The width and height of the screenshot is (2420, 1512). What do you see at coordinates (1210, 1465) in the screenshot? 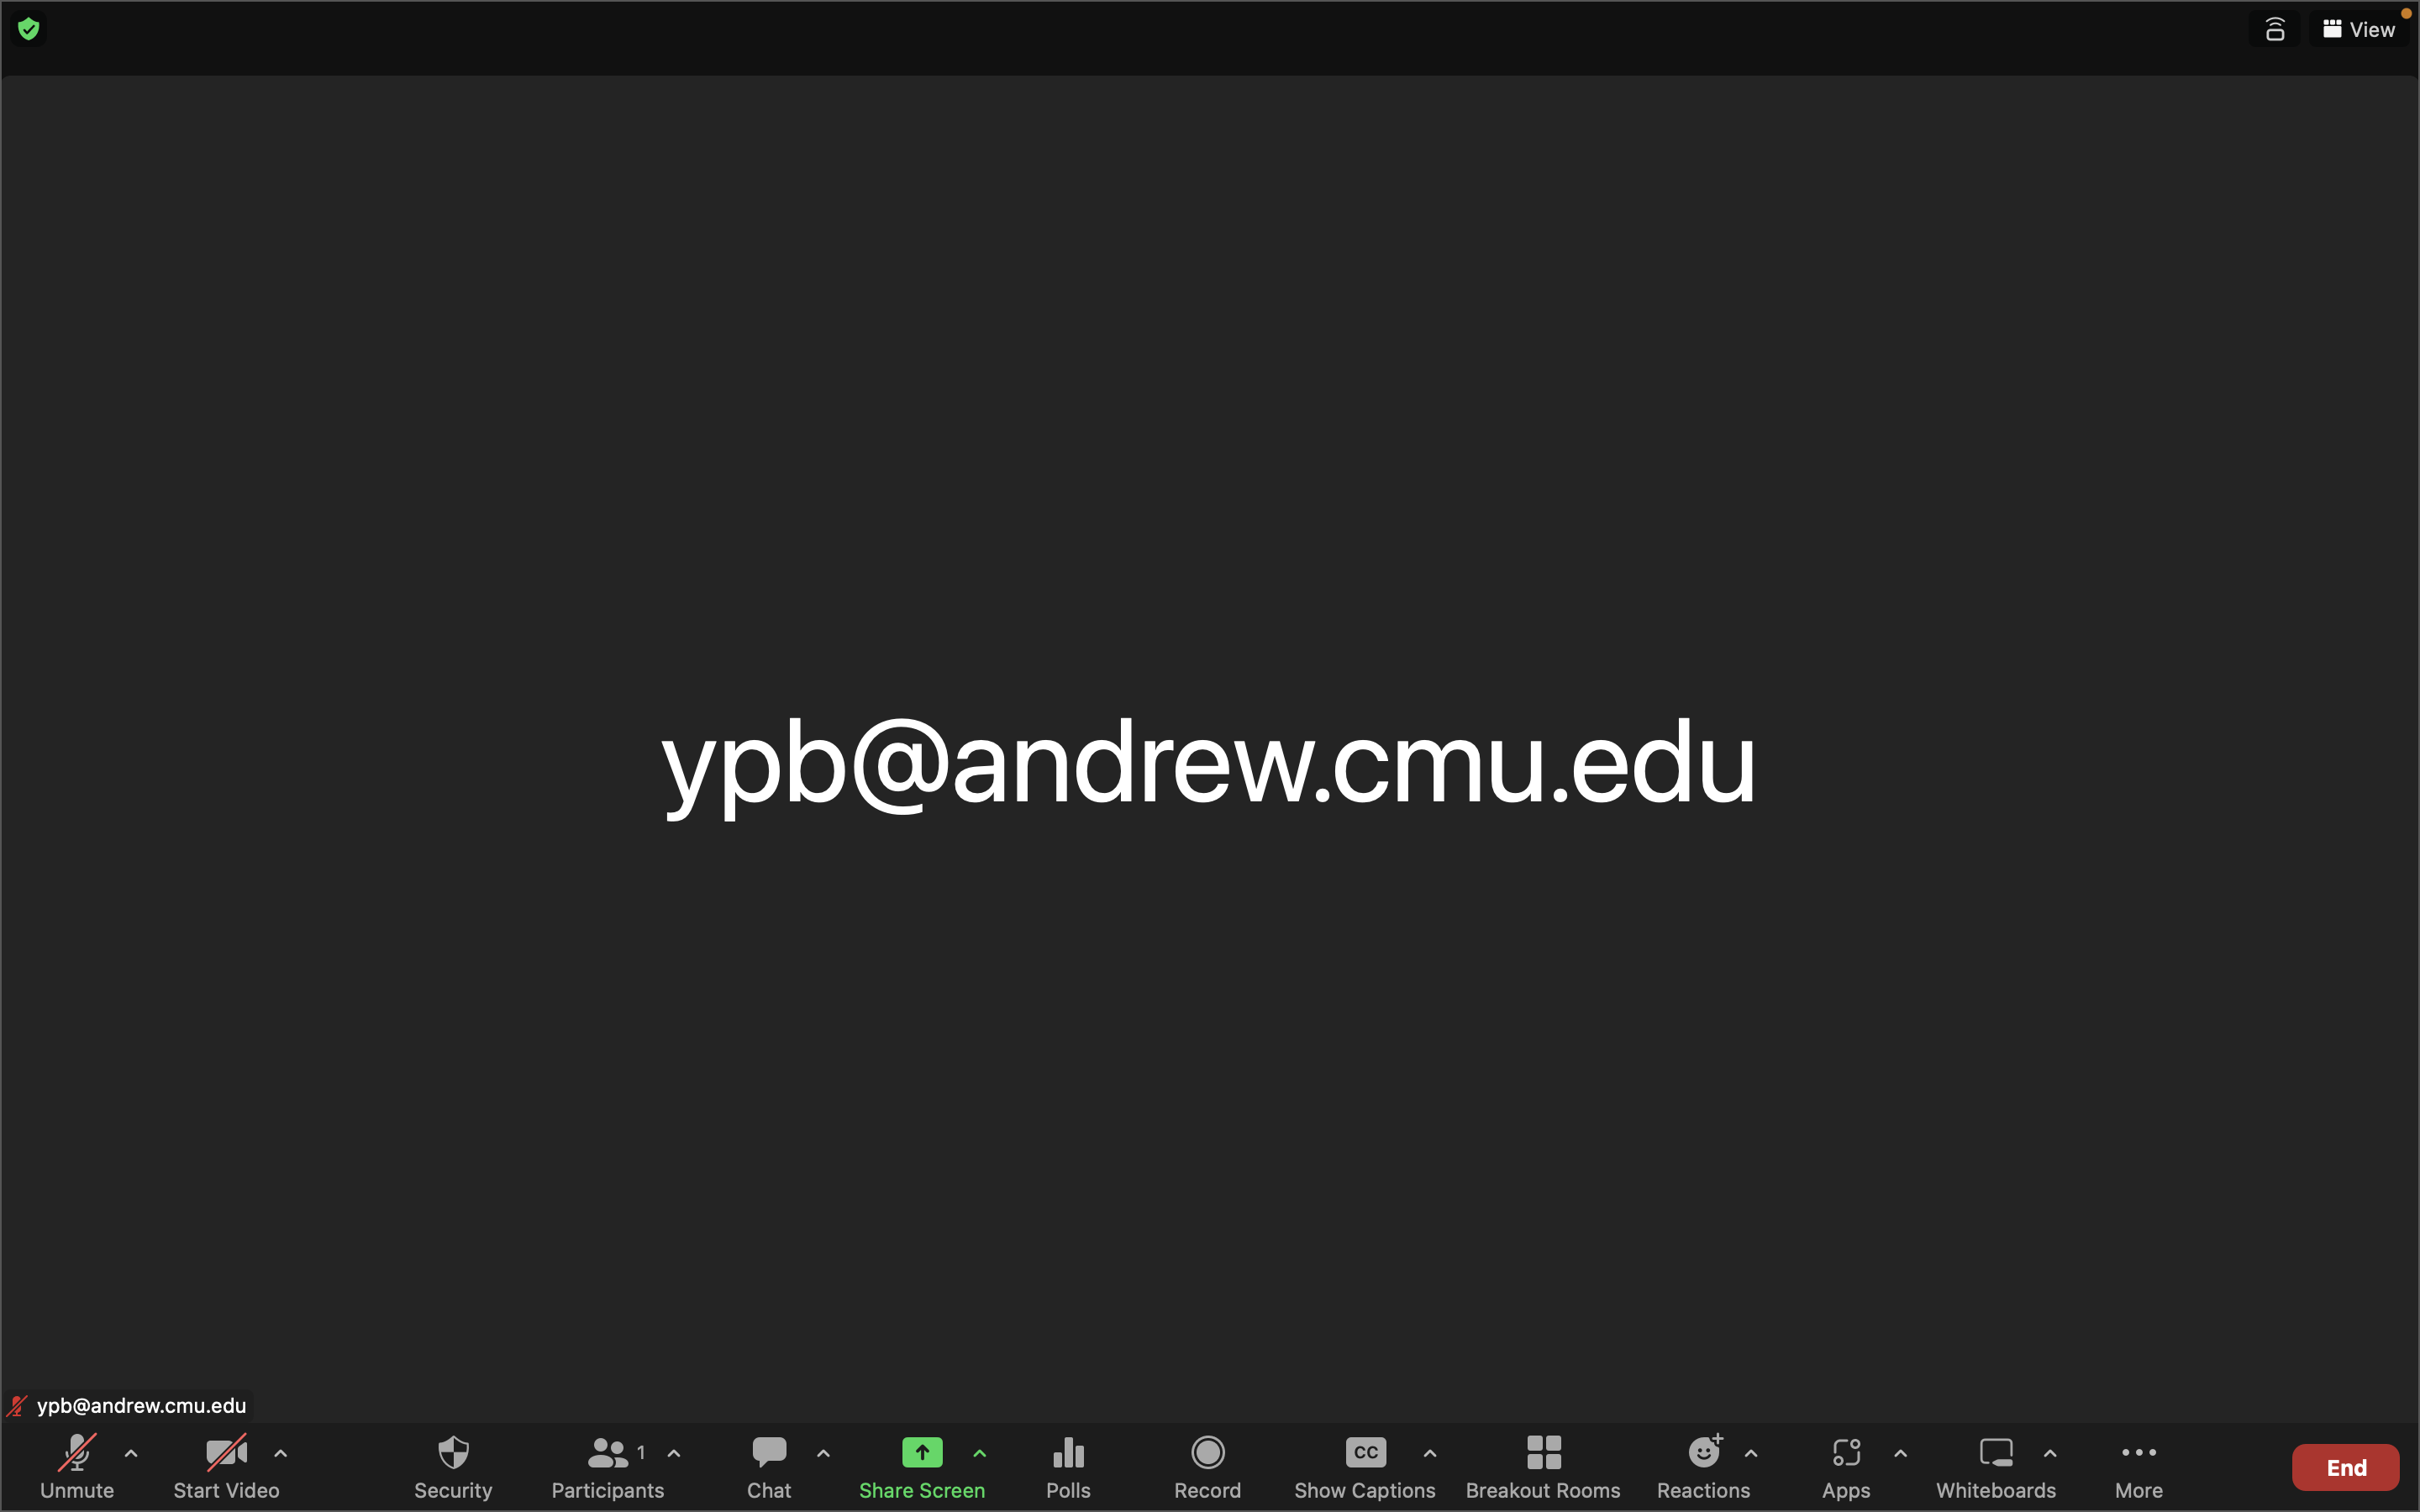
I see `Activate the meeting recording system` at bounding box center [1210, 1465].